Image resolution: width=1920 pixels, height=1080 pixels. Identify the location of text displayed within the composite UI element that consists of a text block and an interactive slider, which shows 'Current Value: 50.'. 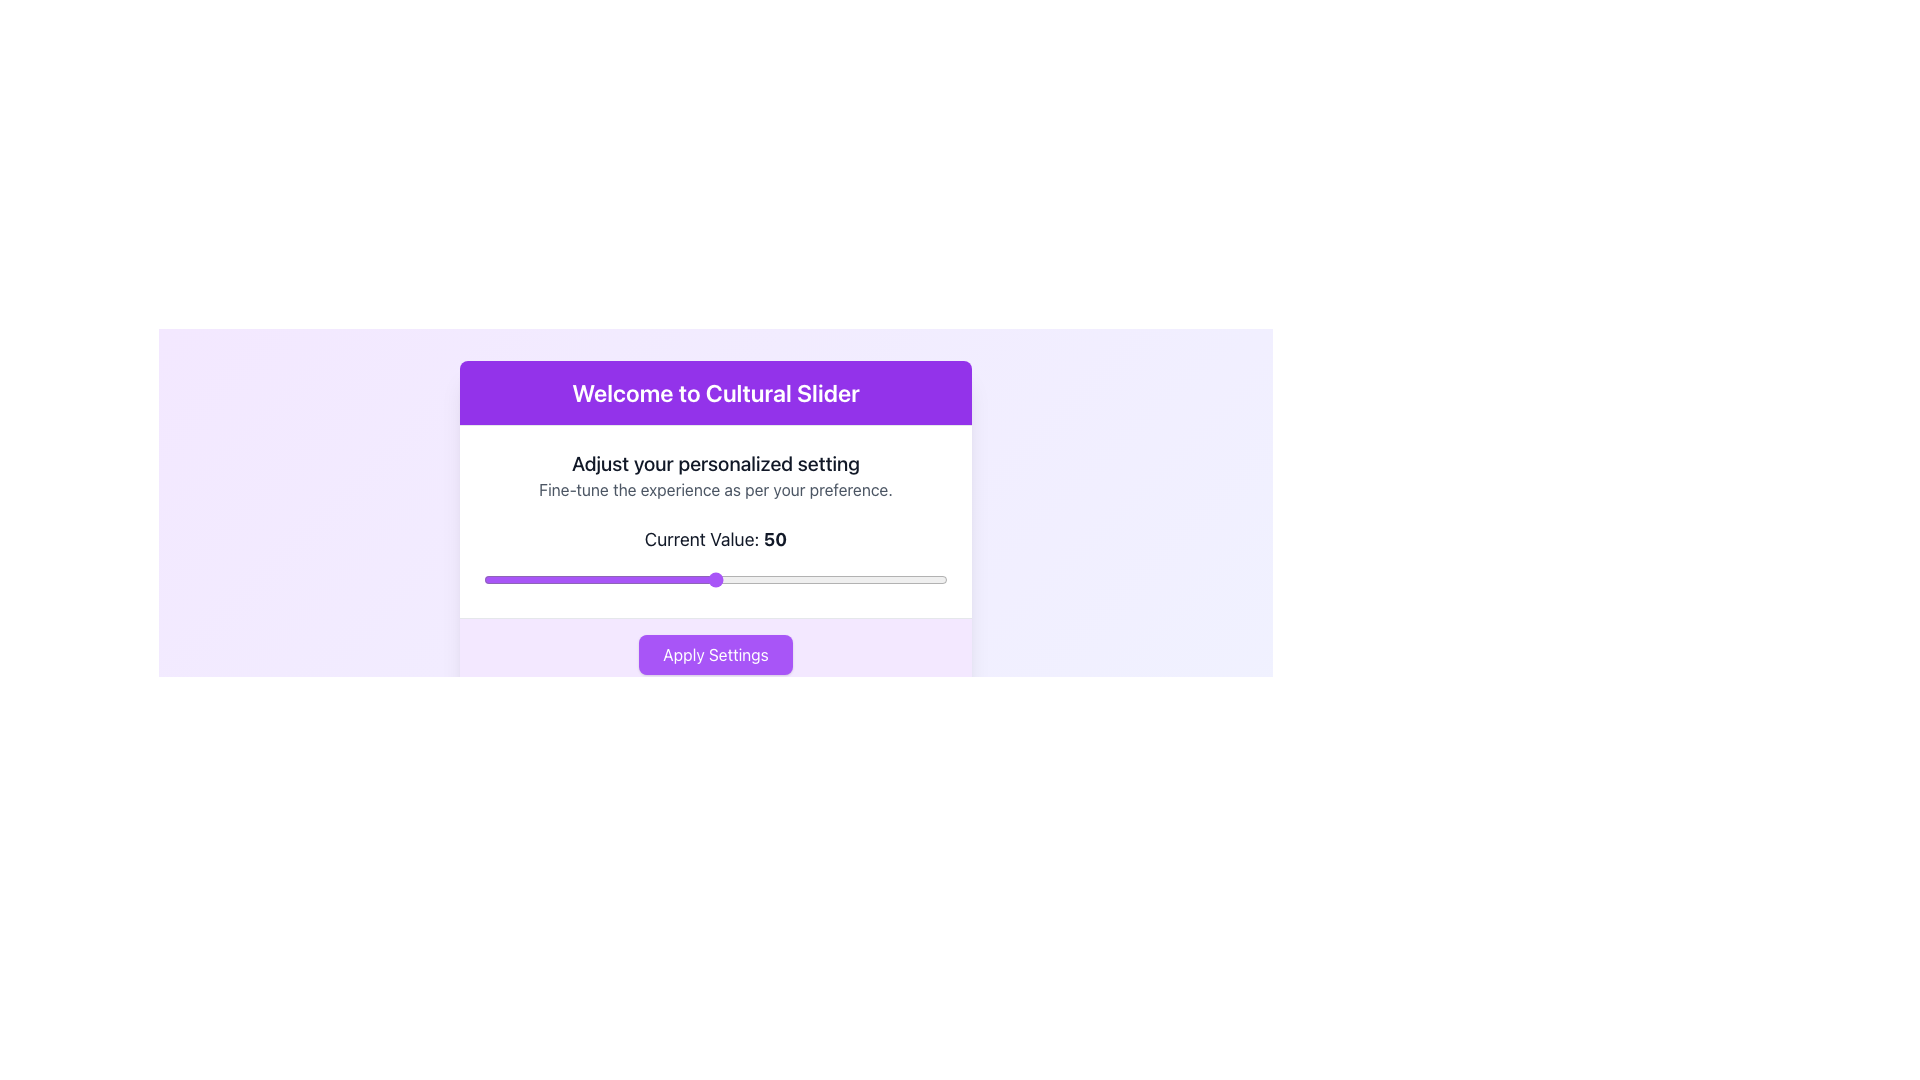
(715, 520).